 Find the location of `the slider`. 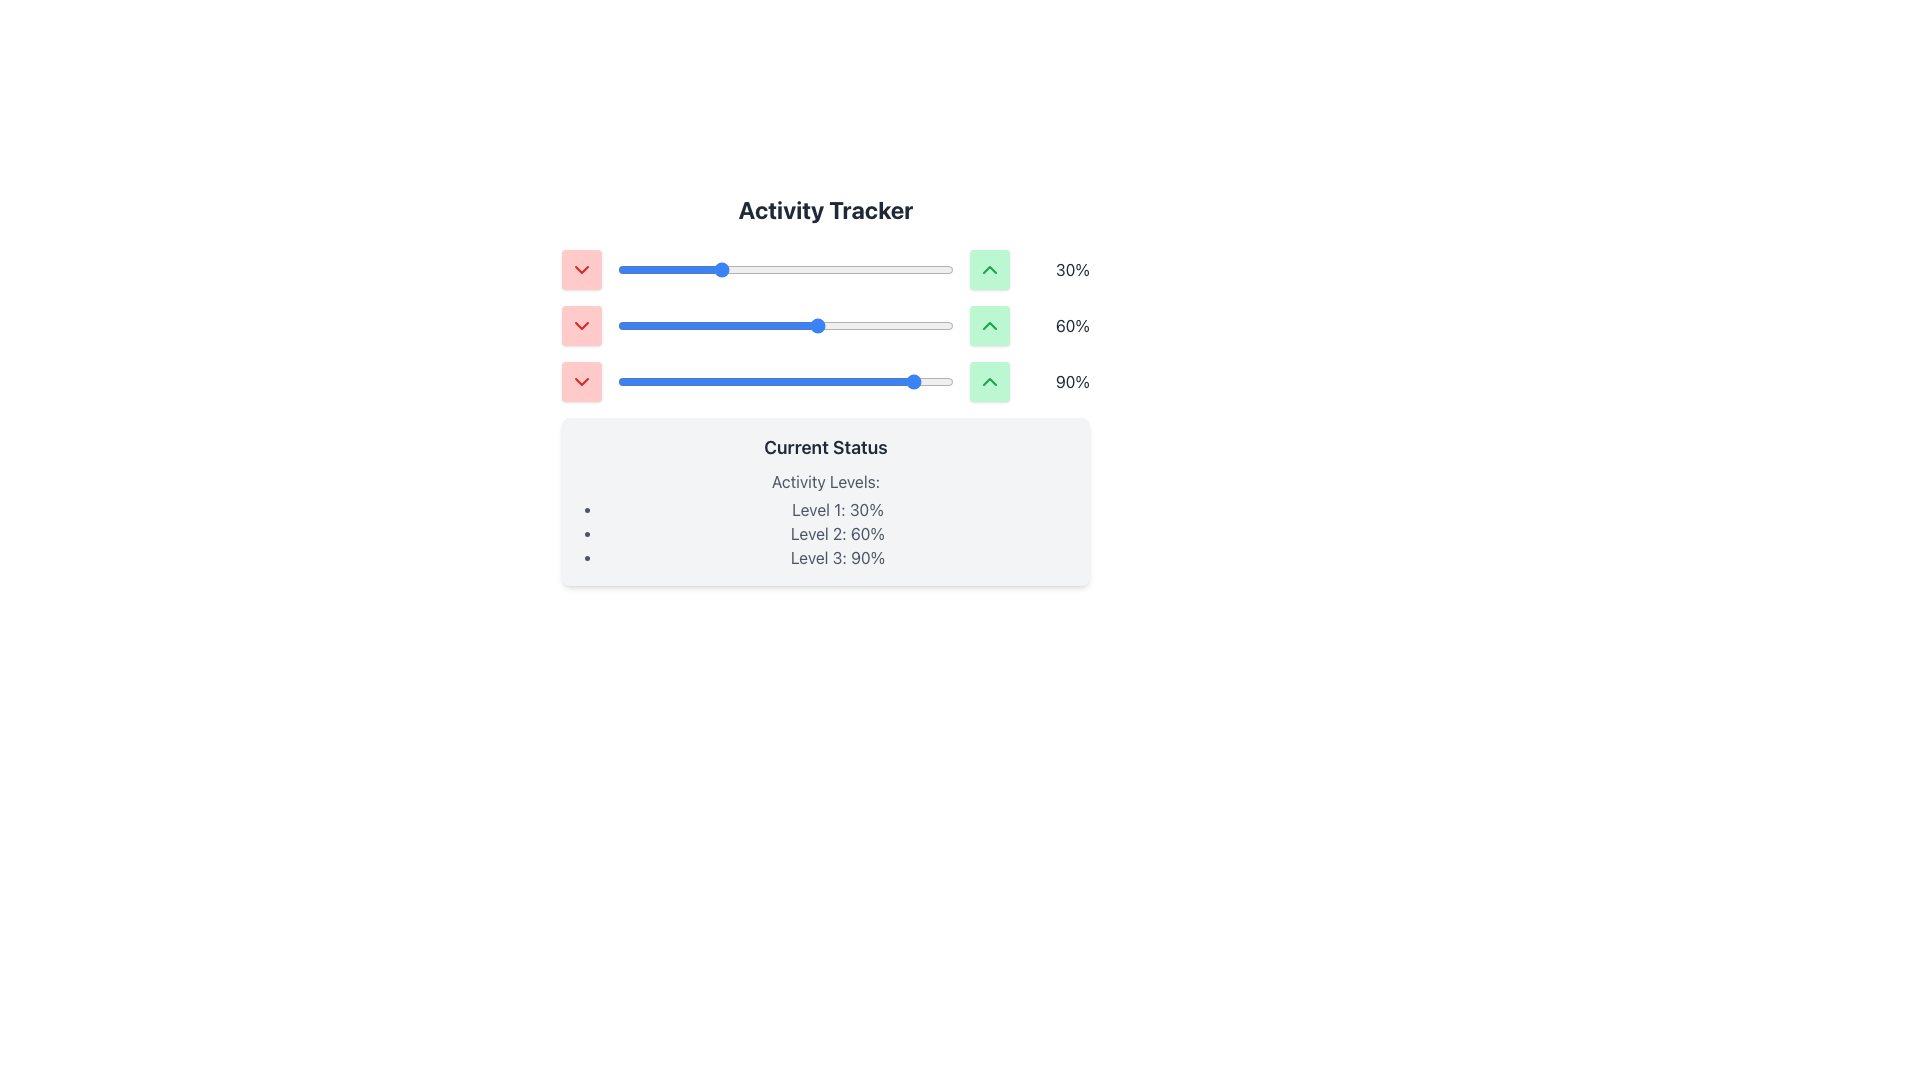

the slider is located at coordinates (724, 381).